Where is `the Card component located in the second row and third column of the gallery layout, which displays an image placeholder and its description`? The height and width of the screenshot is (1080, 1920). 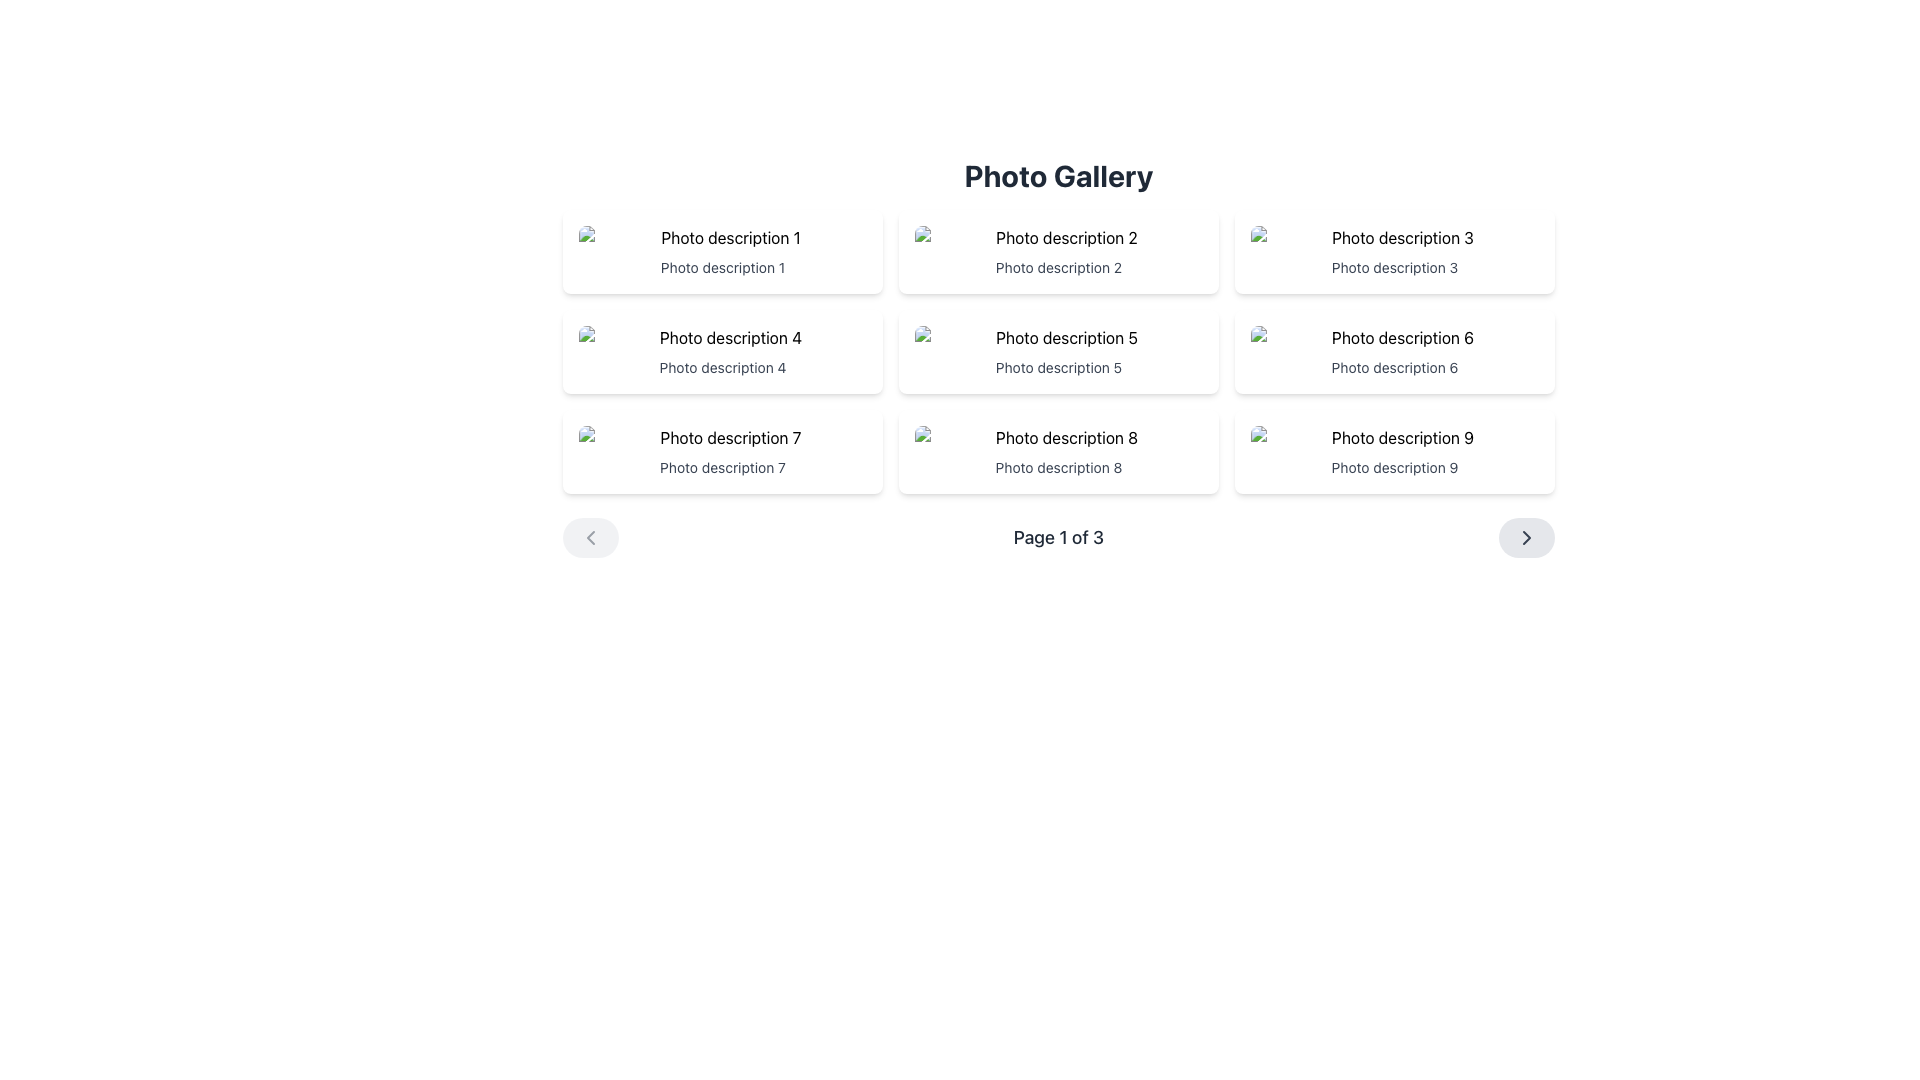
the Card component located in the second row and third column of the gallery layout, which displays an image placeholder and its description is located at coordinates (1394, 350).